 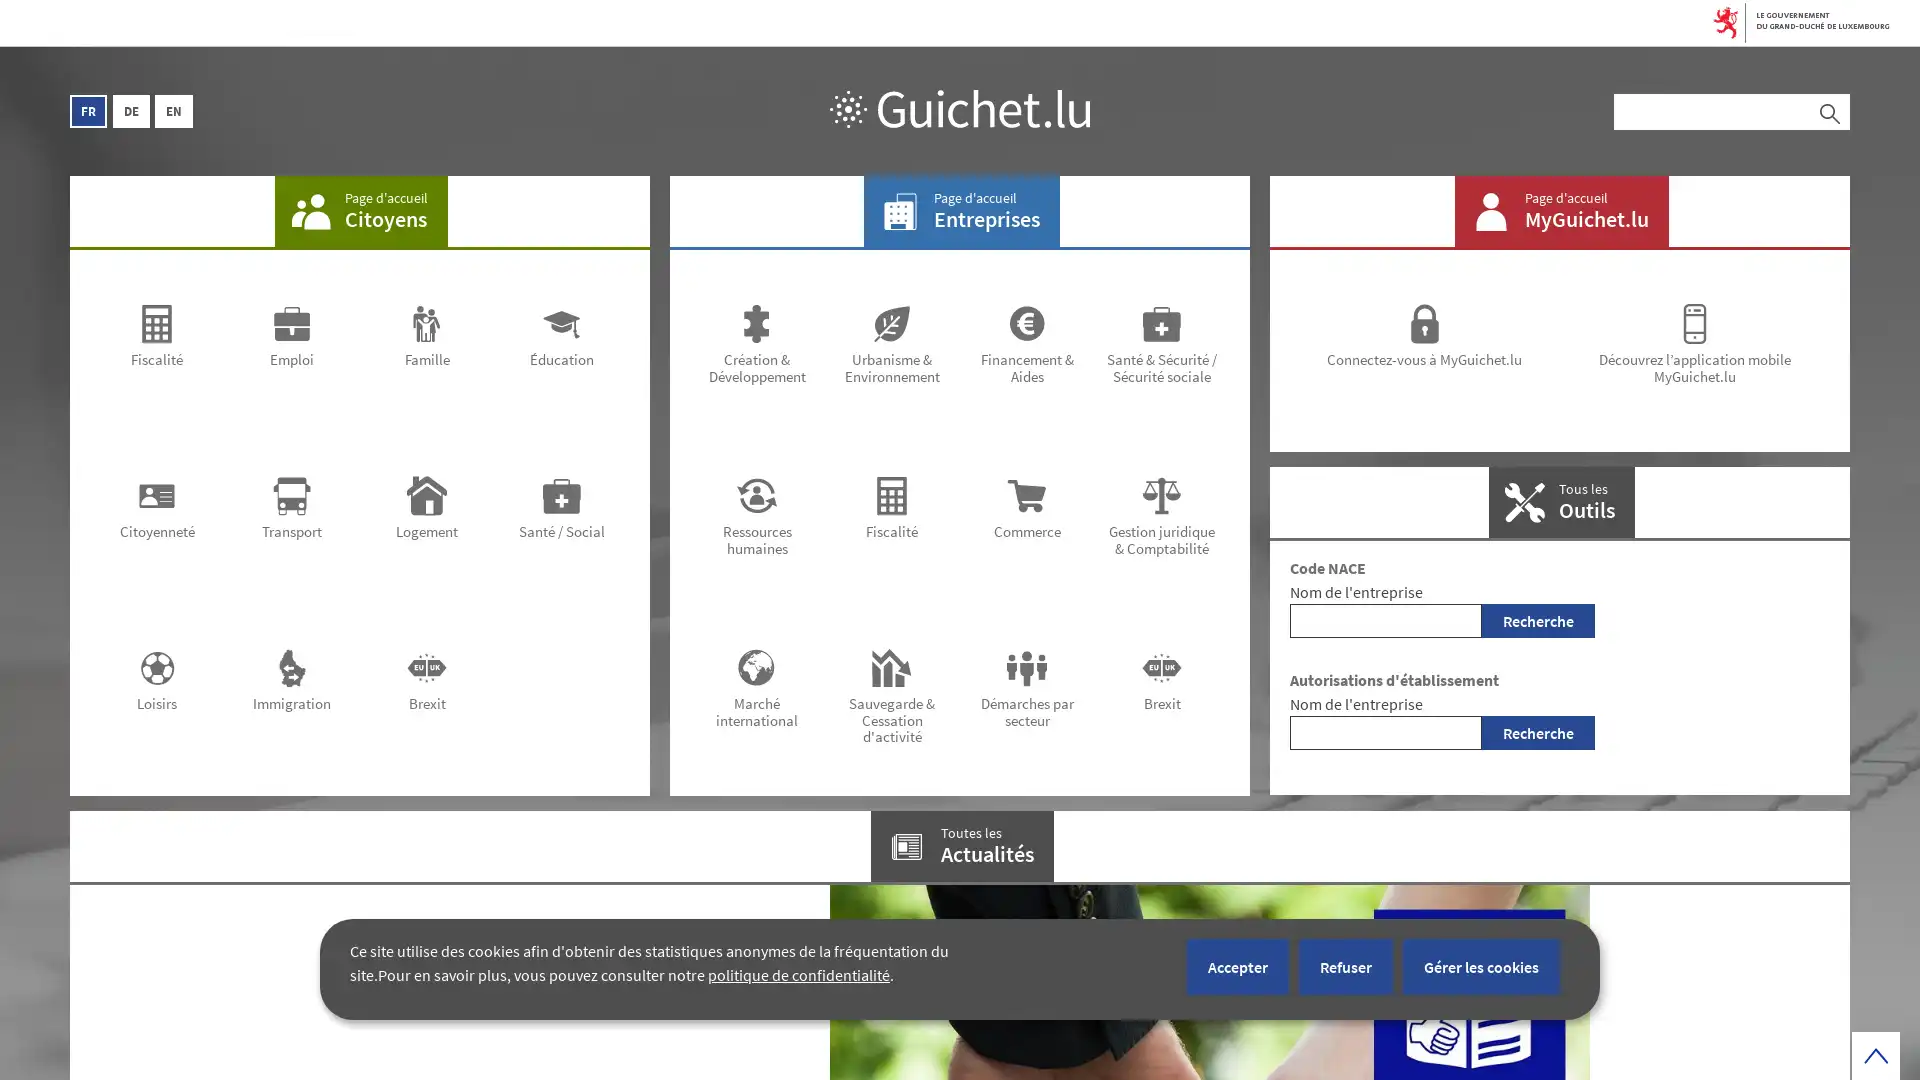 I want to click on Recherche, so click(x=1536, y=732).